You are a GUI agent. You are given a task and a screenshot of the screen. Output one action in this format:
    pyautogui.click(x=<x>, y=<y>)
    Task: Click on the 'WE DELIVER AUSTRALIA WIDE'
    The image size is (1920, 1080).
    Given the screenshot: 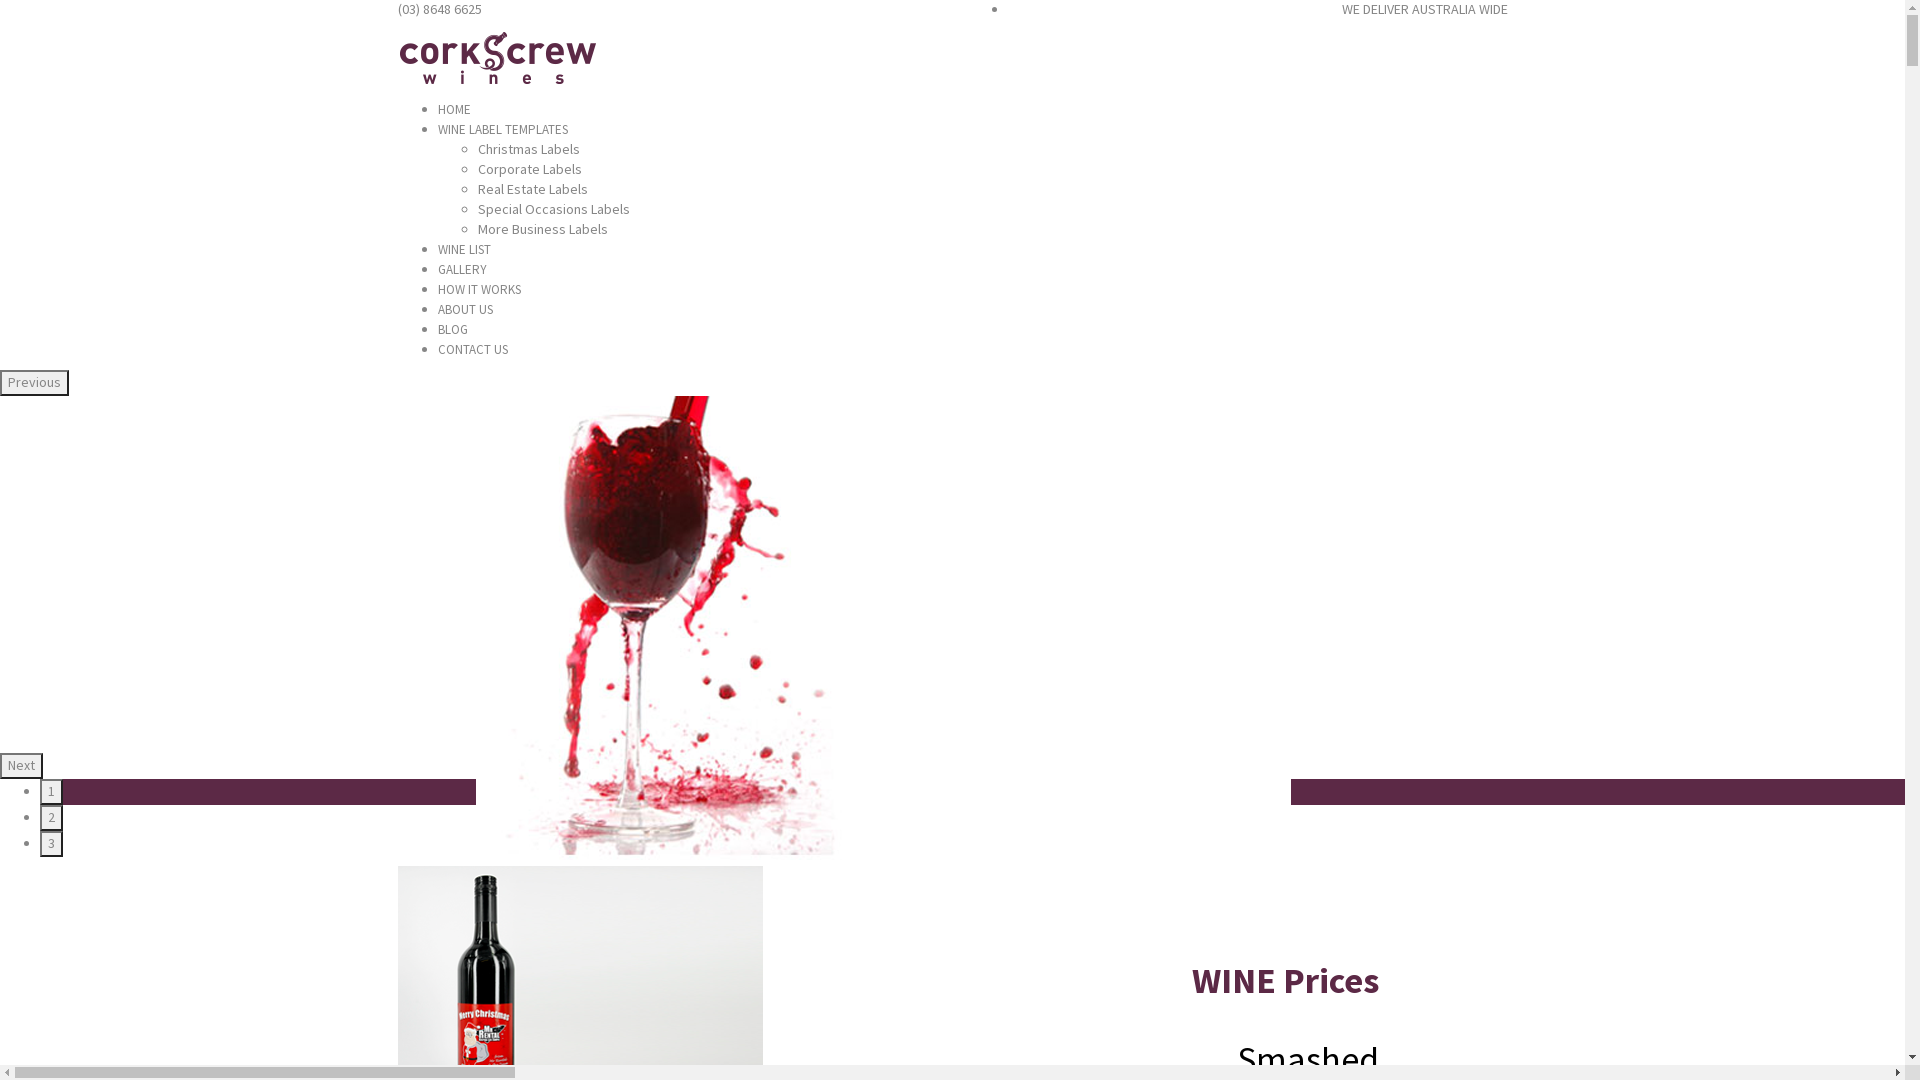 What is the action you would take?
    pyautogui.click(x=1424, y=8)
    